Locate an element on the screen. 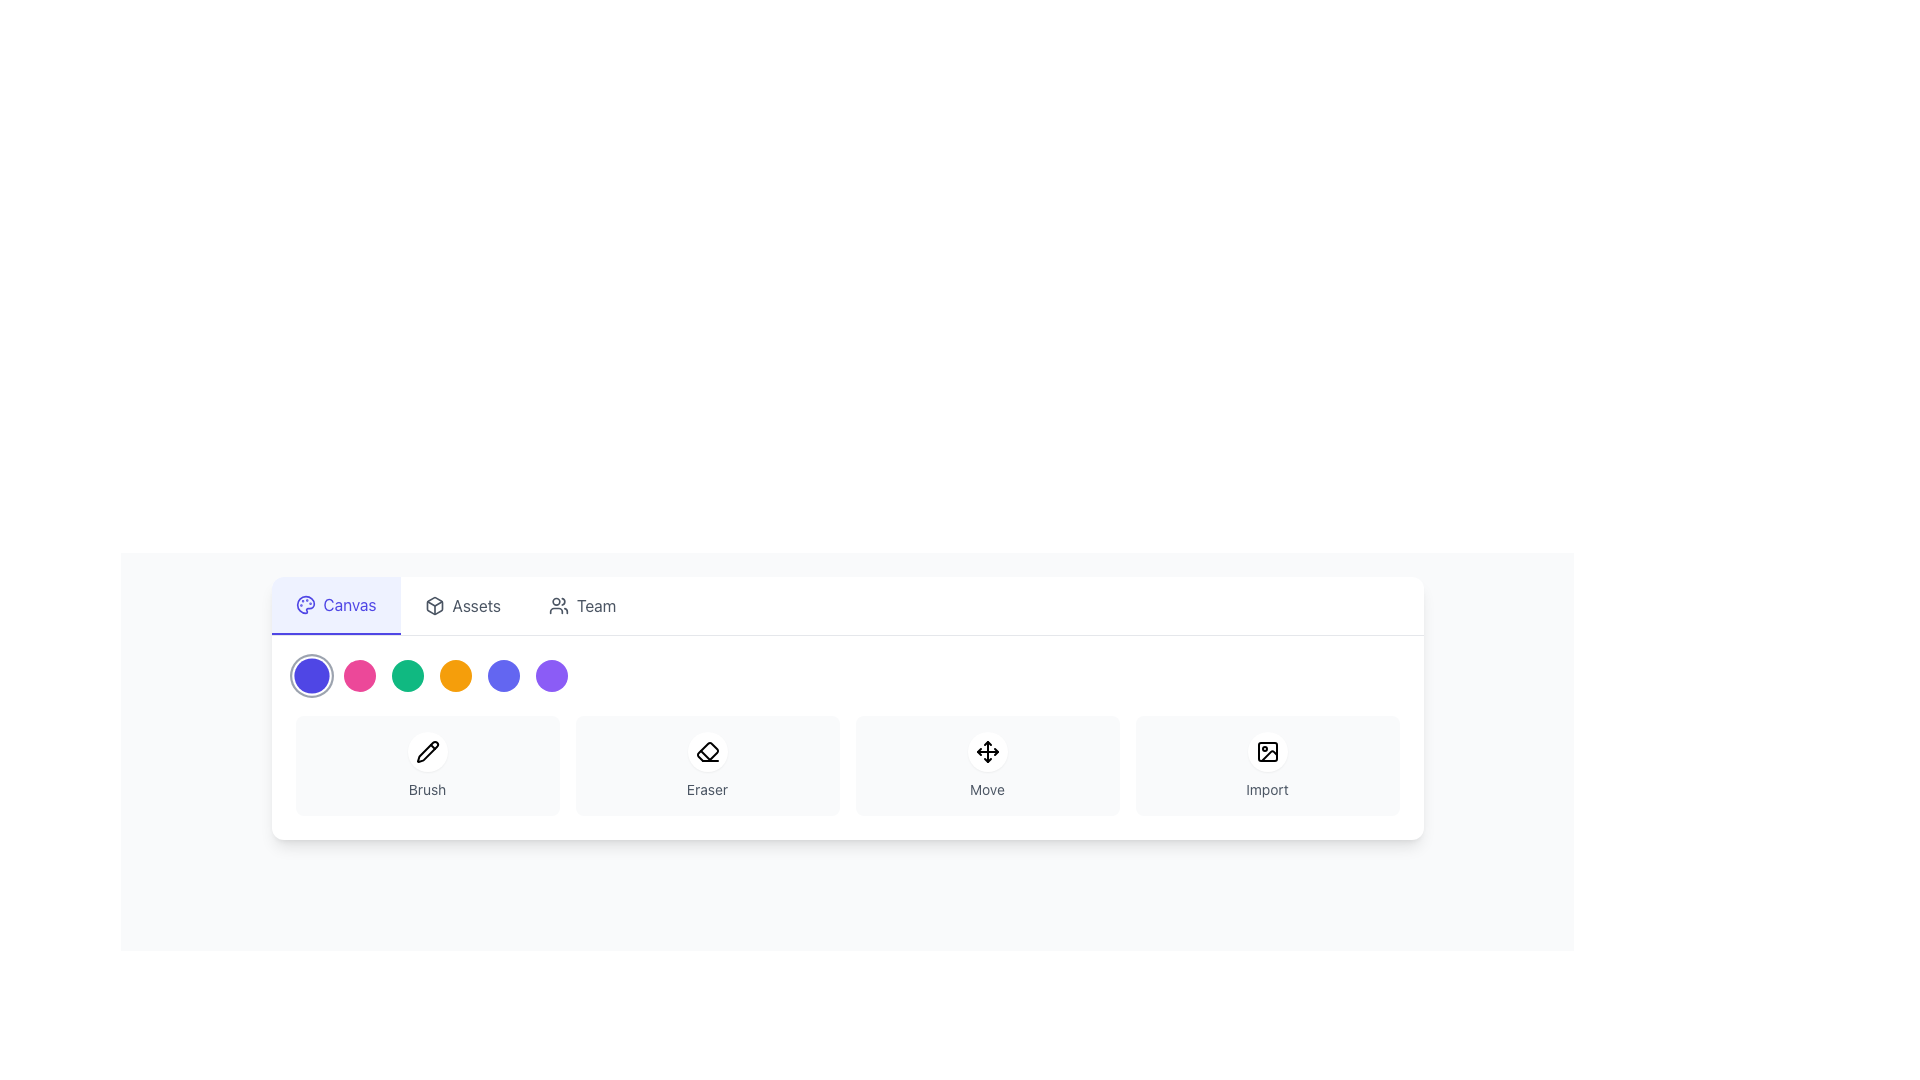 This screenshot has width=1920, height=1080. the button located in the center-top portion of the 'Move' card is located at coordinates (987, 752).